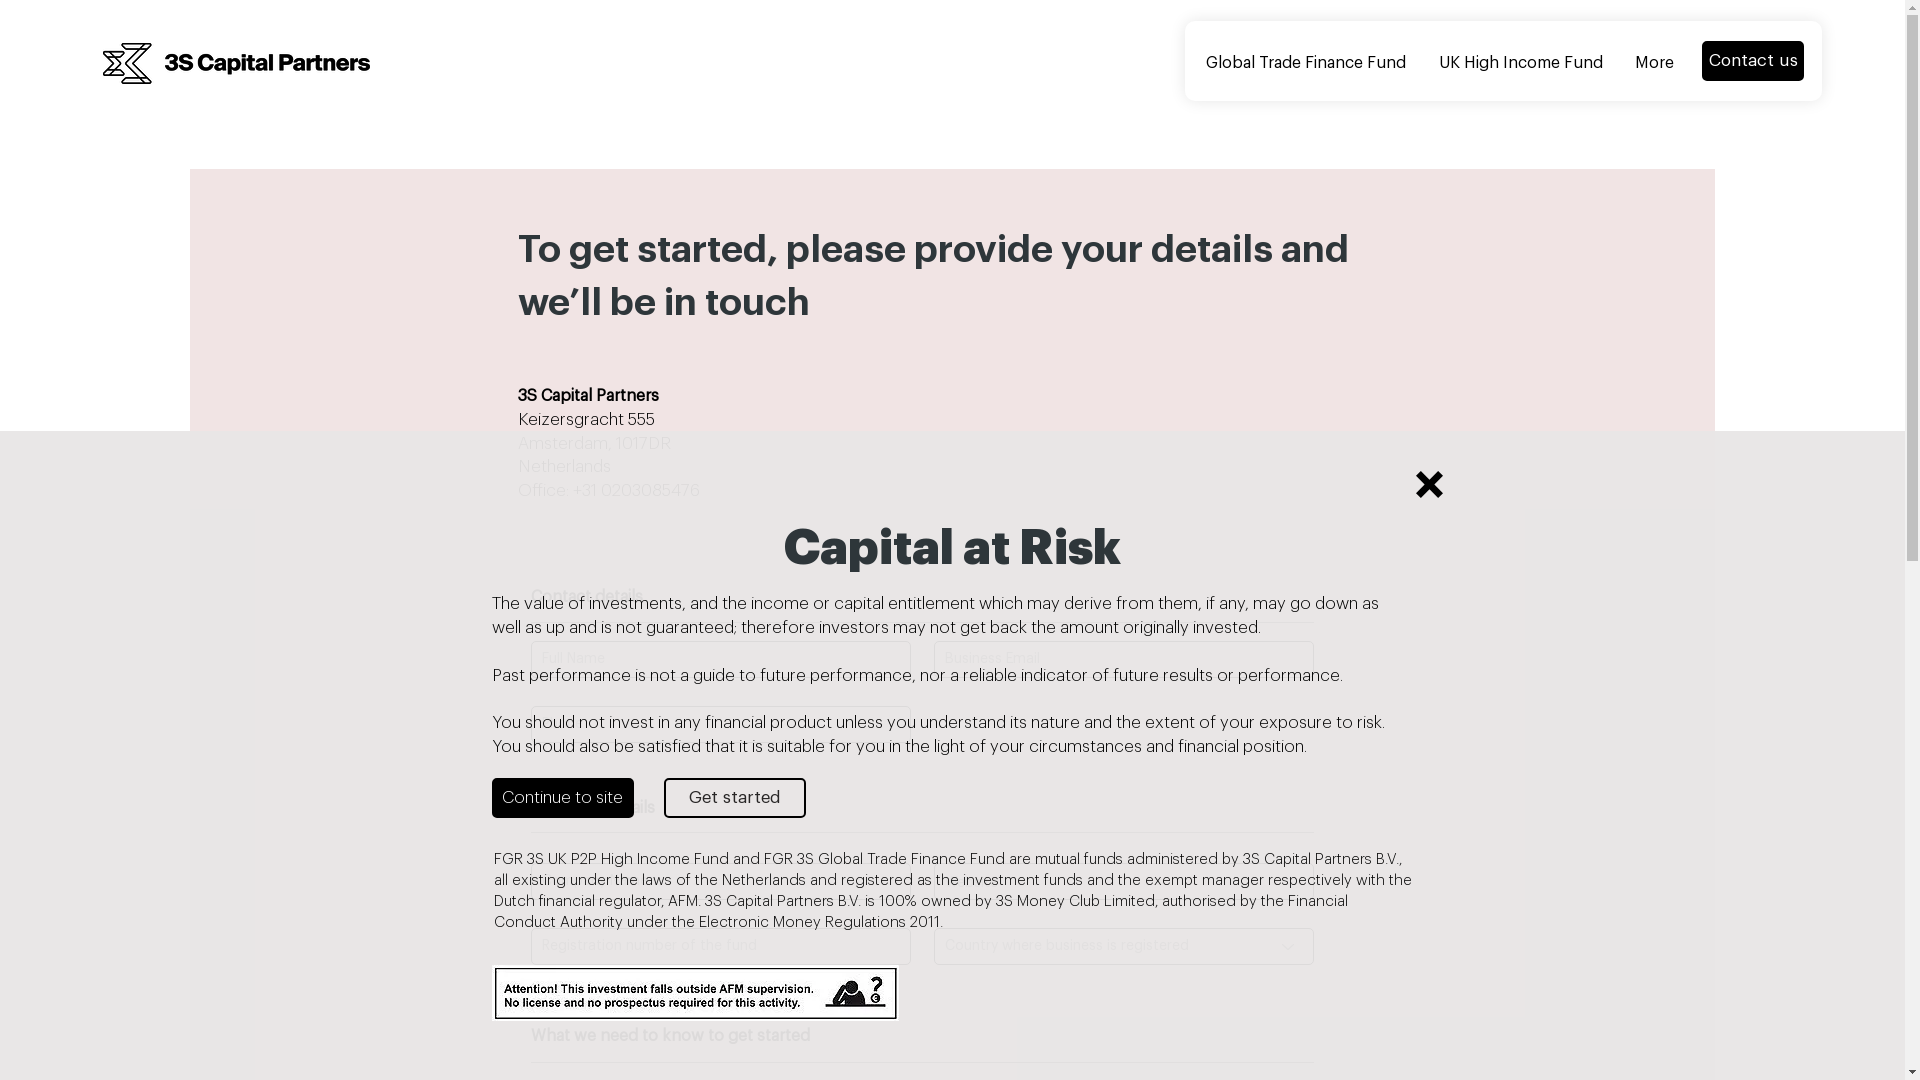 This screenshot has width=1920, height=1080. Describe the element at coordinates (1520, 62) in the screenshot. I see `'UK High Income Fund'` at that location.